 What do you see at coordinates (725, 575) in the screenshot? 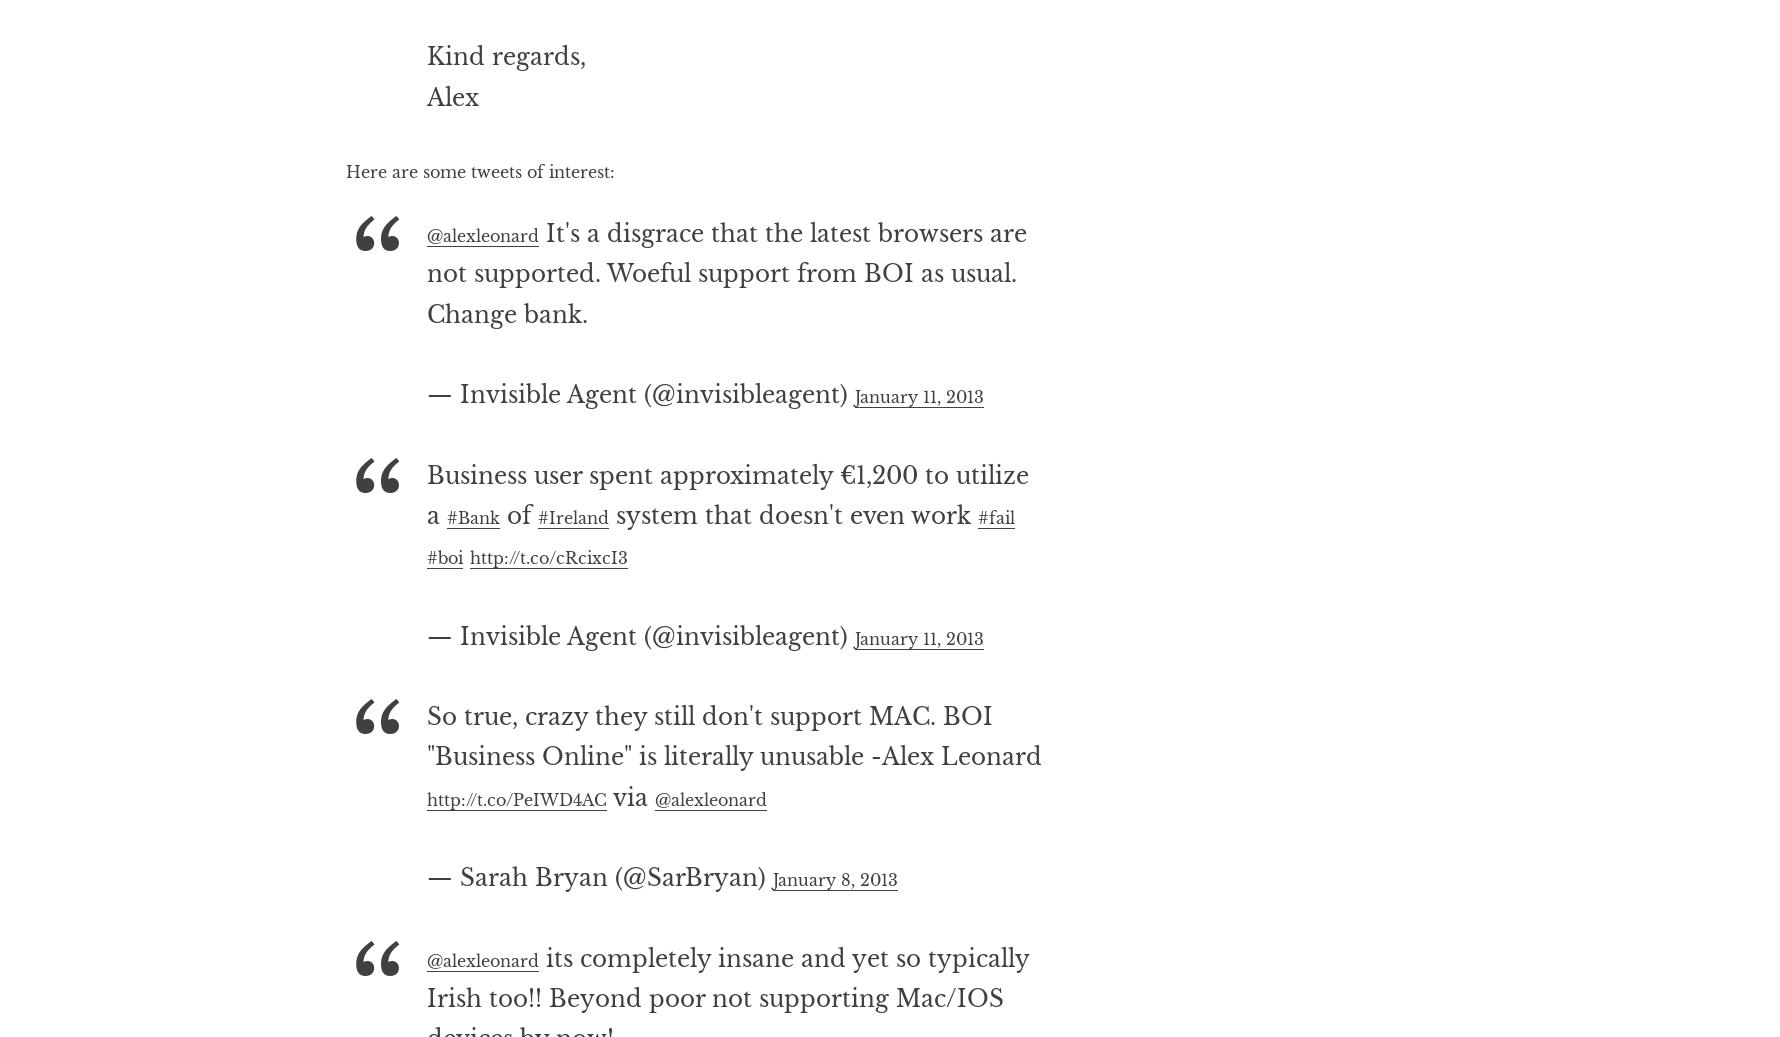
I see `'Business user spent approximately €1,200 to utilize a'` at bounding box center [725, 575].